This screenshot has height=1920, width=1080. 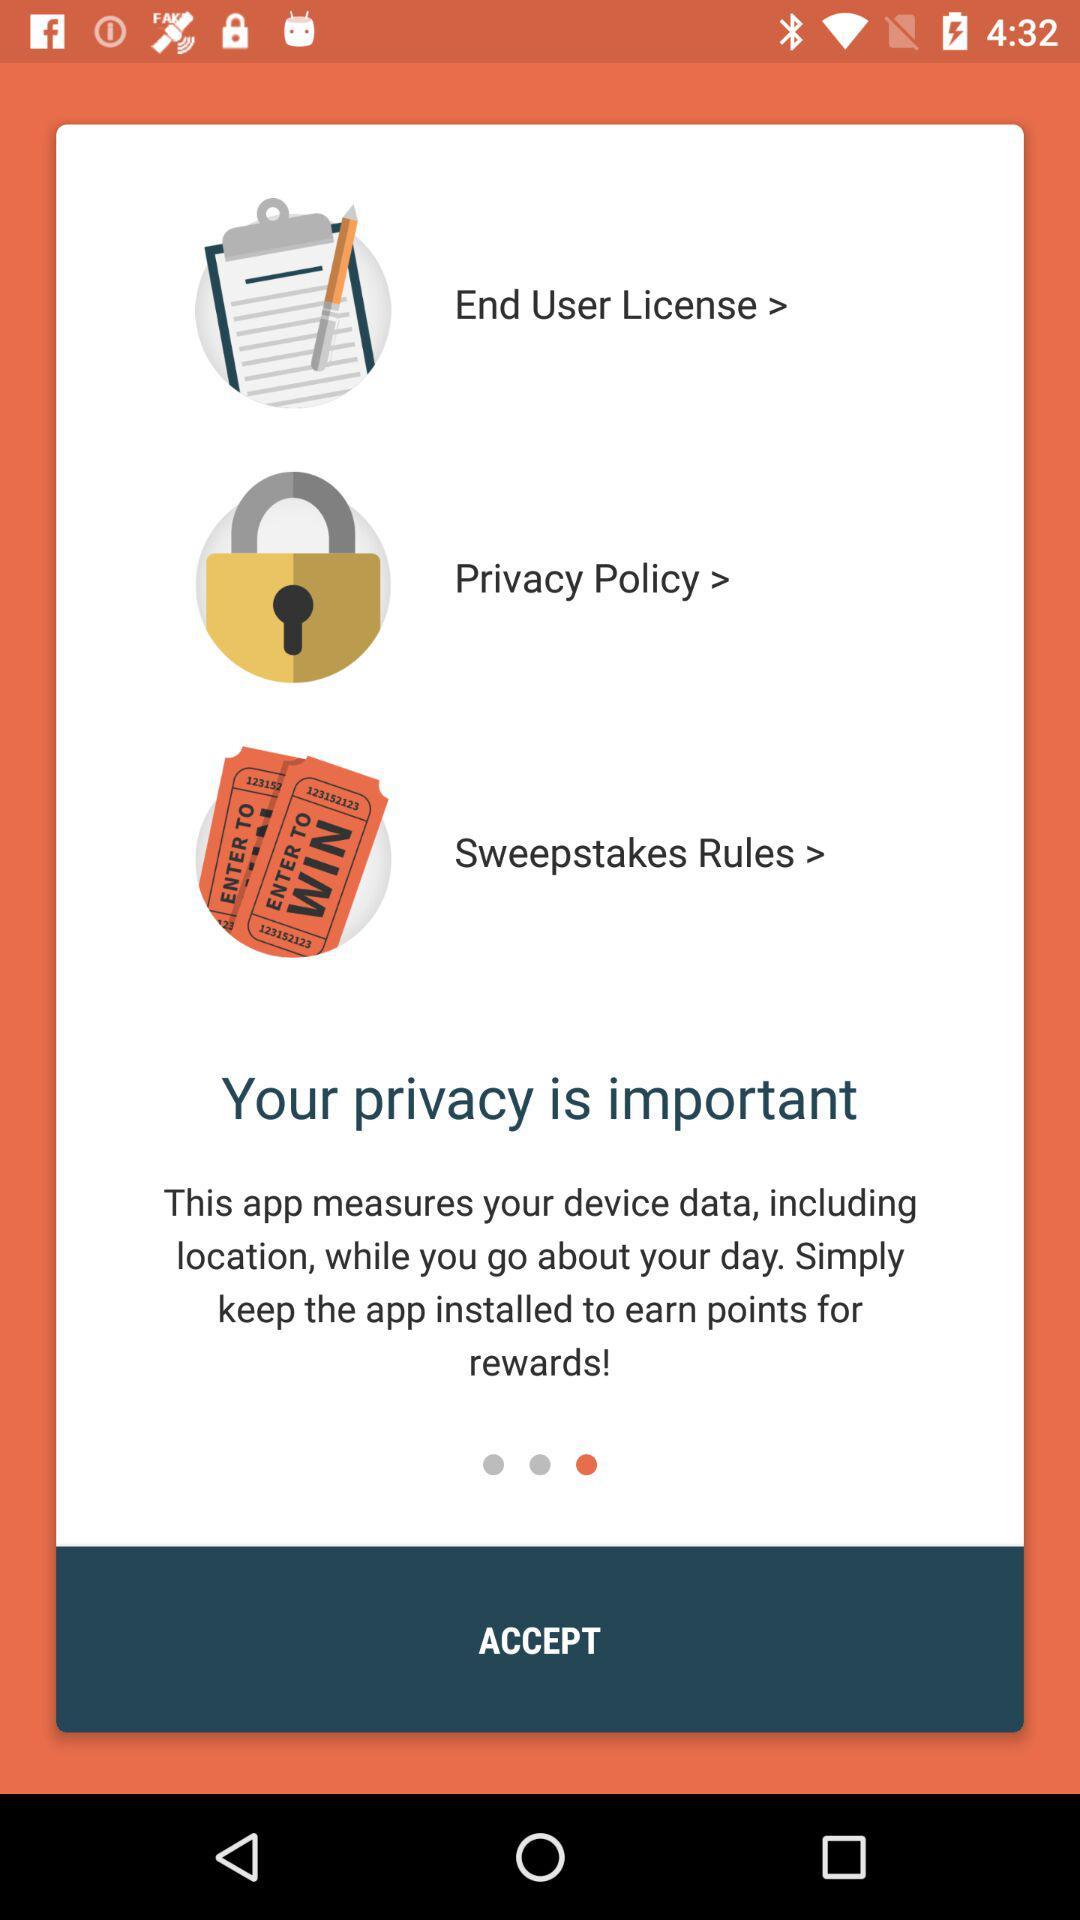 What do you see at coordinates (293, 851) in the screenshot?
I see `open rule sheet` at bounding box center [293, 851].